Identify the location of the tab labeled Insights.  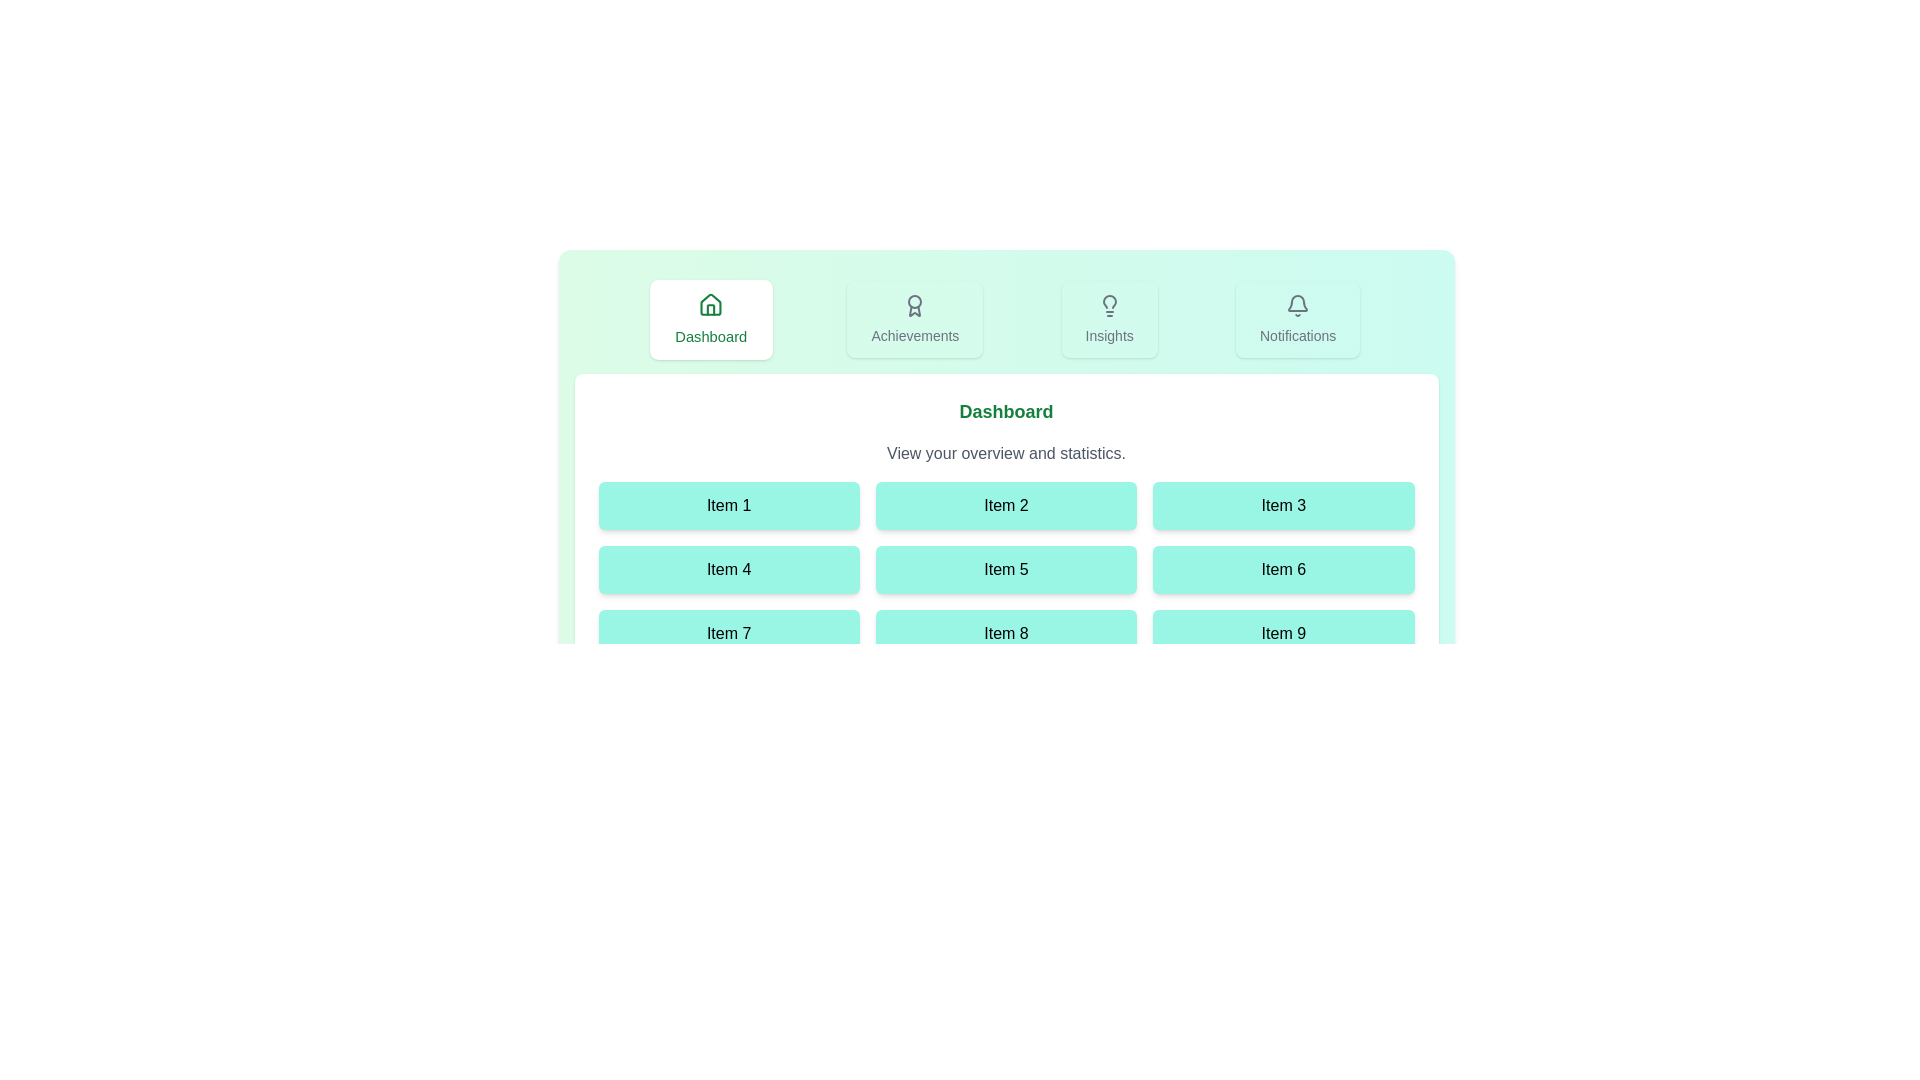
(1108, 319).